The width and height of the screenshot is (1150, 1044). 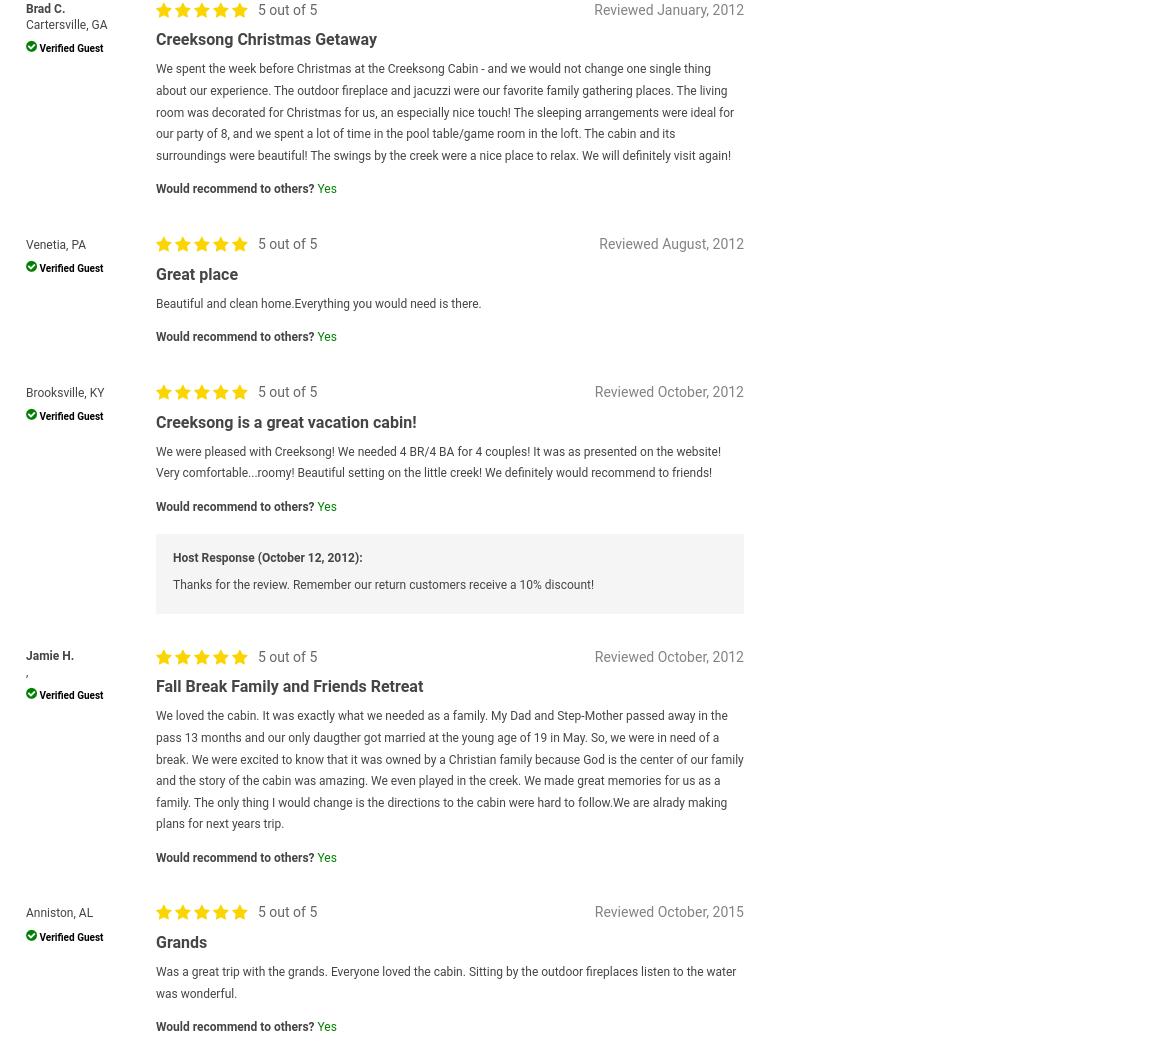 I want to click on 'Reviewed August, 2012', so click(x=670, y=243).